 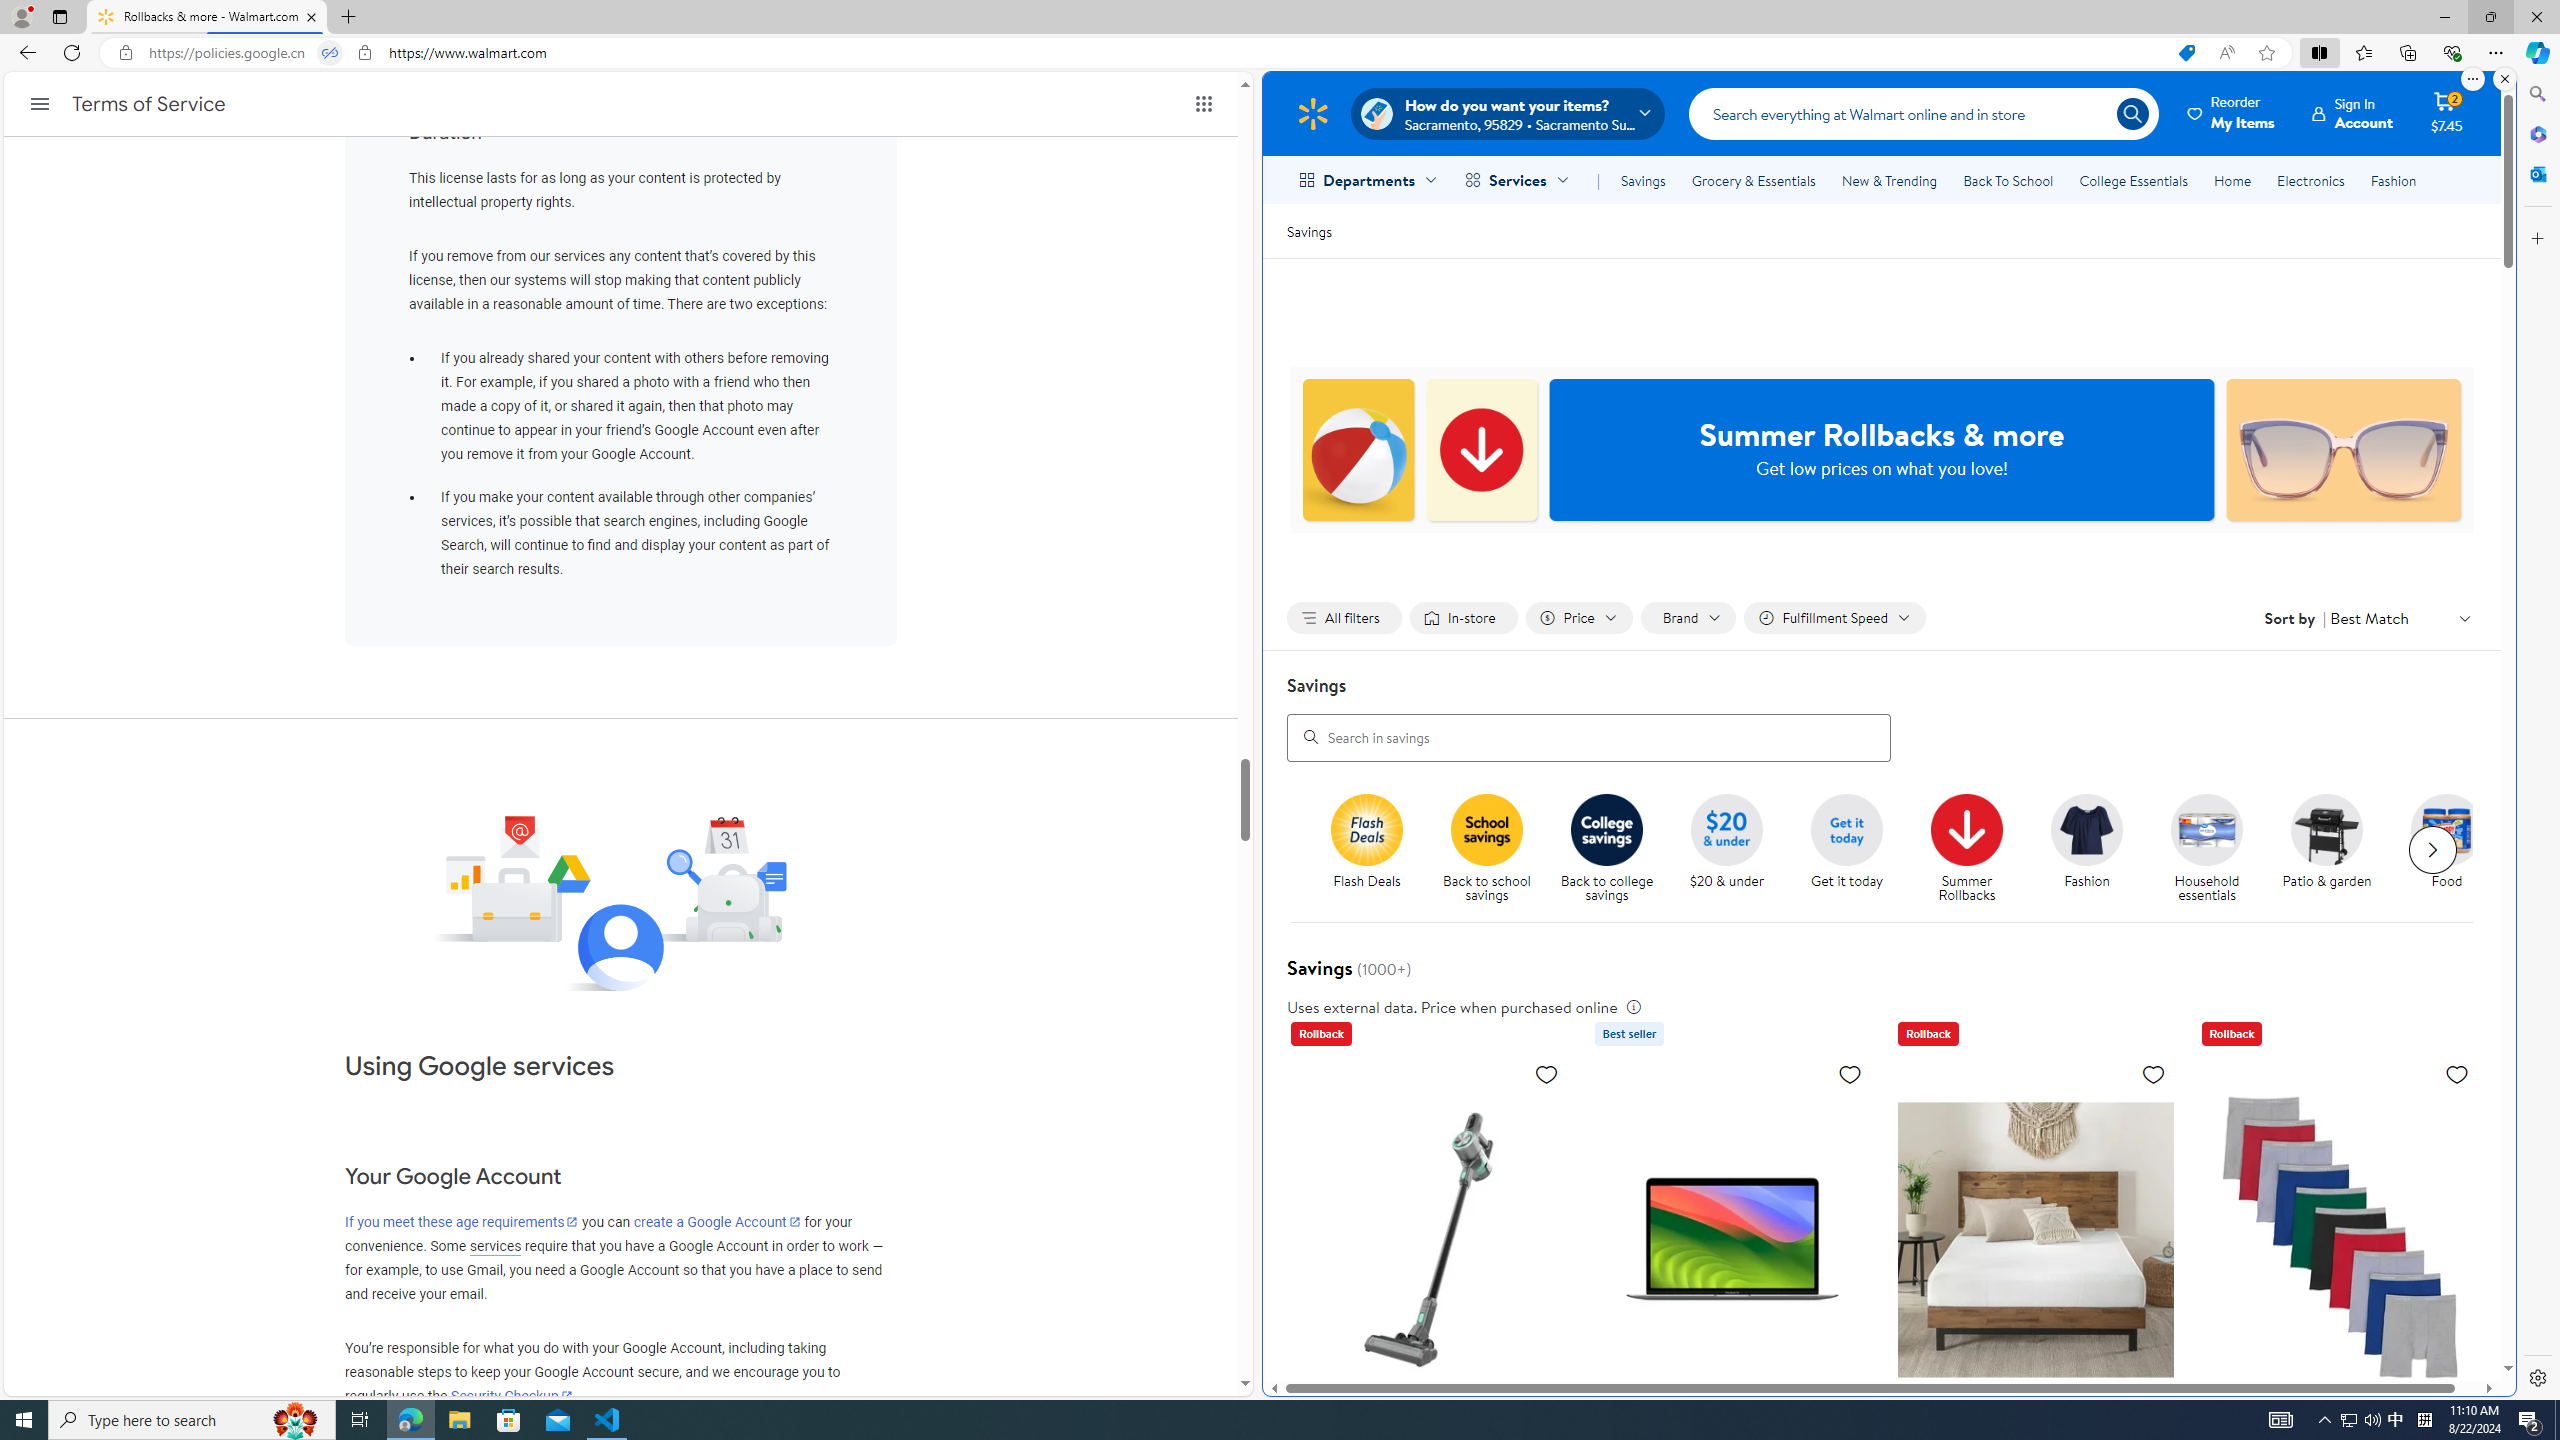 I want to click on 'Fashion Fashion', so click(x=2087, y=842).